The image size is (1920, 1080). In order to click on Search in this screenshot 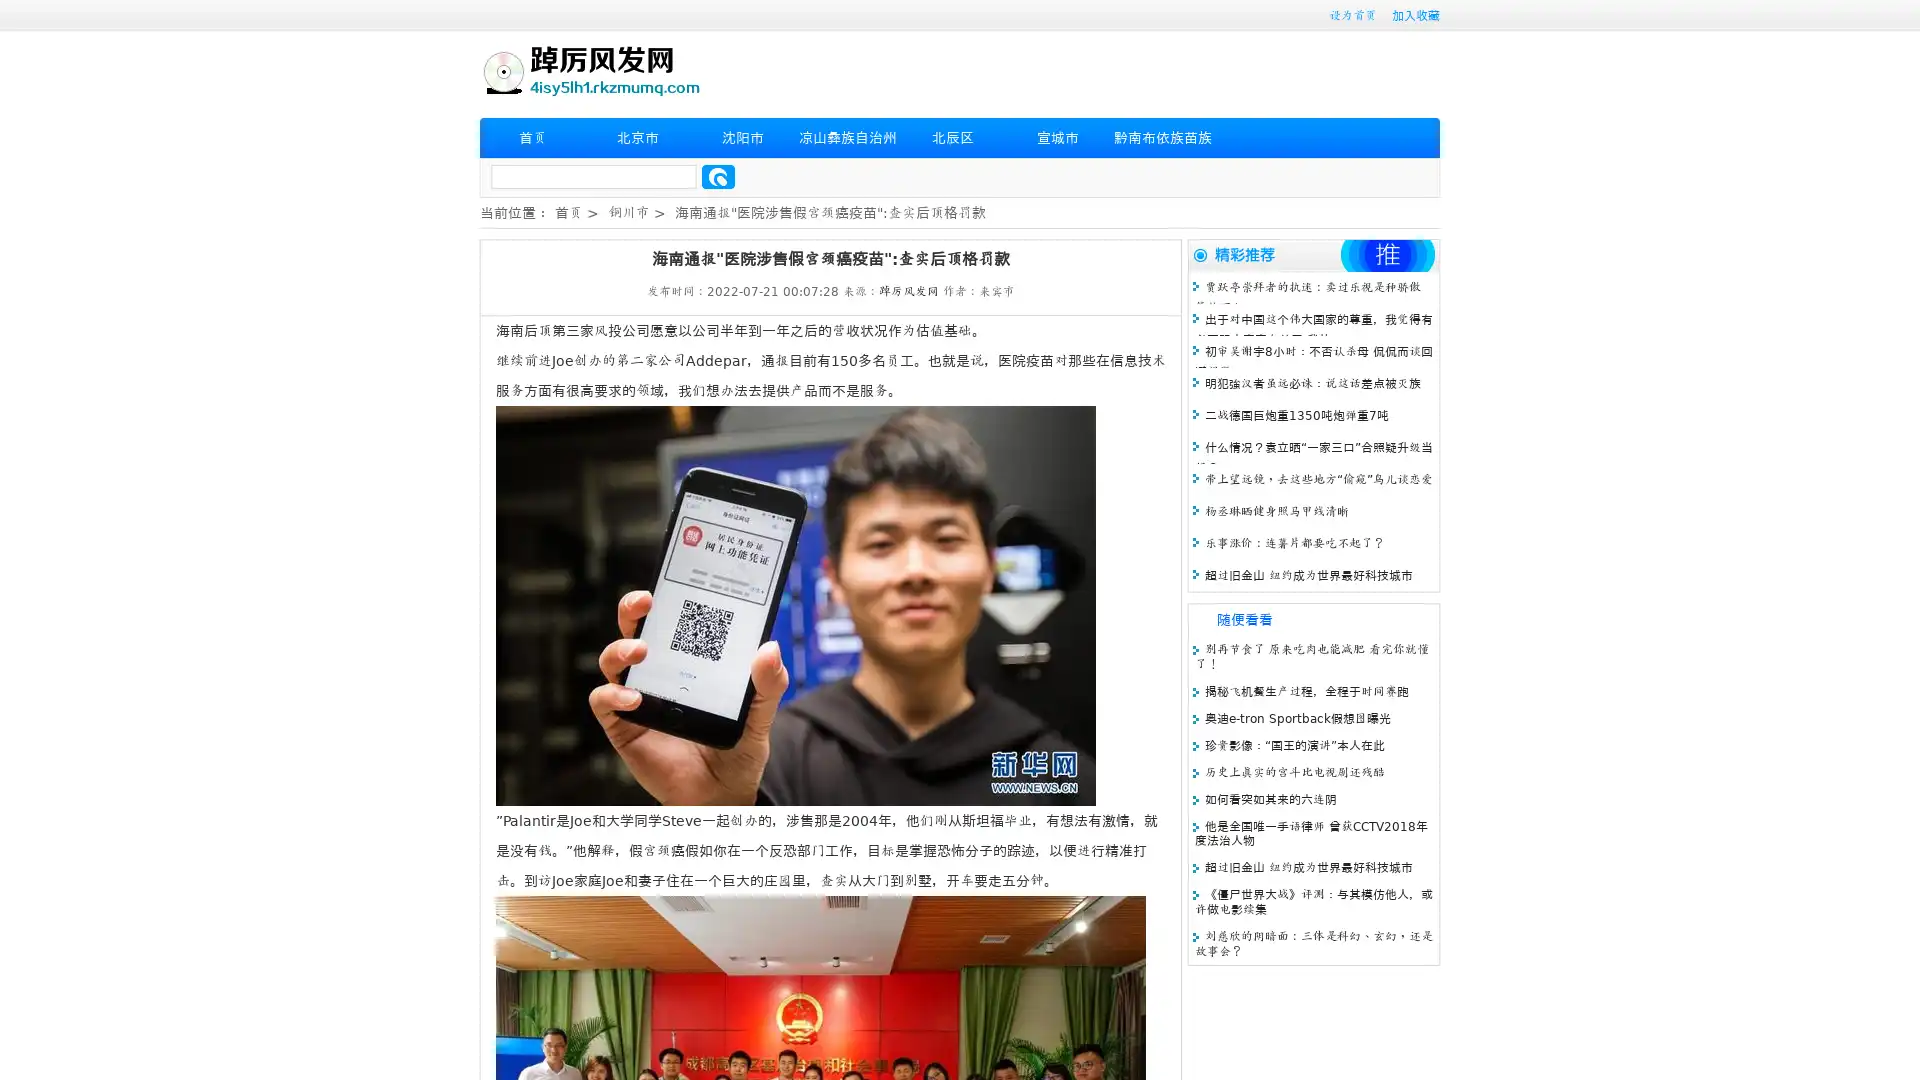, I will do `click(718, 176)`.